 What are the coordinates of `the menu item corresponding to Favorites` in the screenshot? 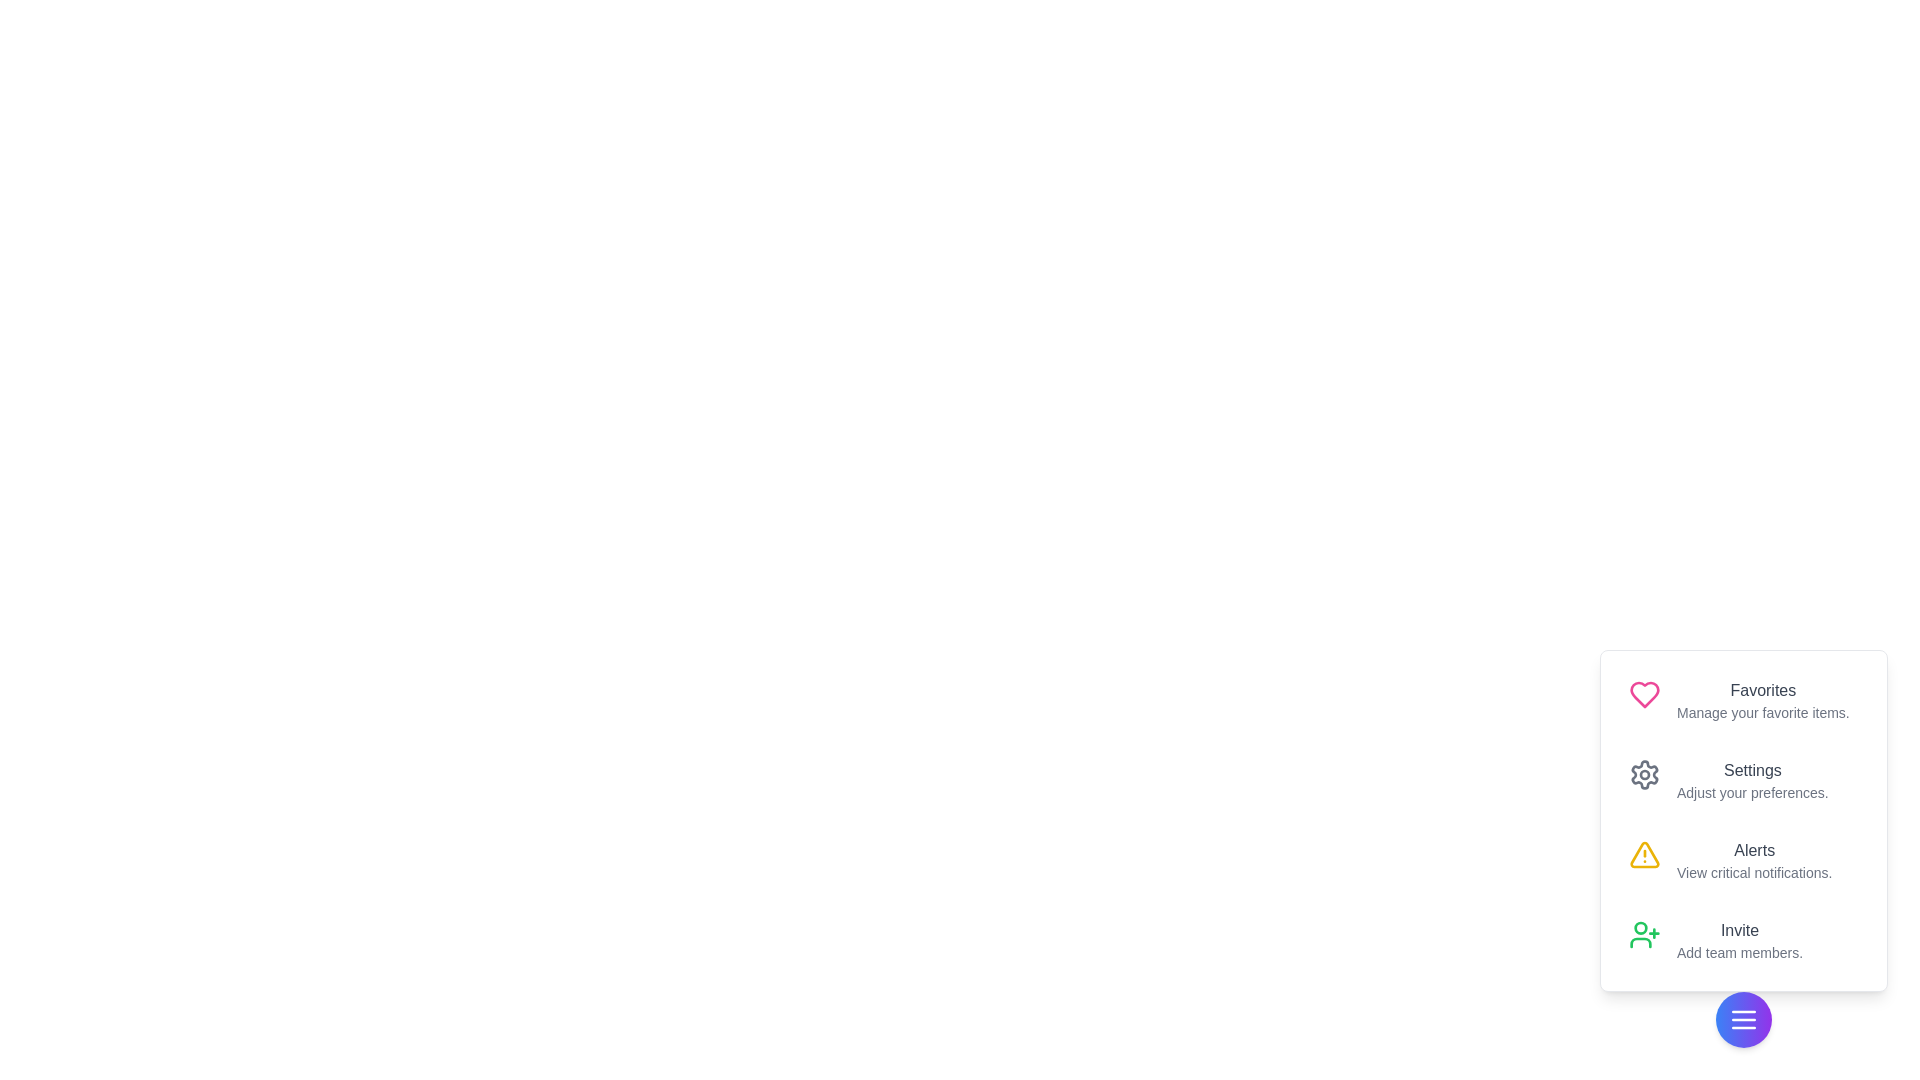 It's located at (1742, 700).